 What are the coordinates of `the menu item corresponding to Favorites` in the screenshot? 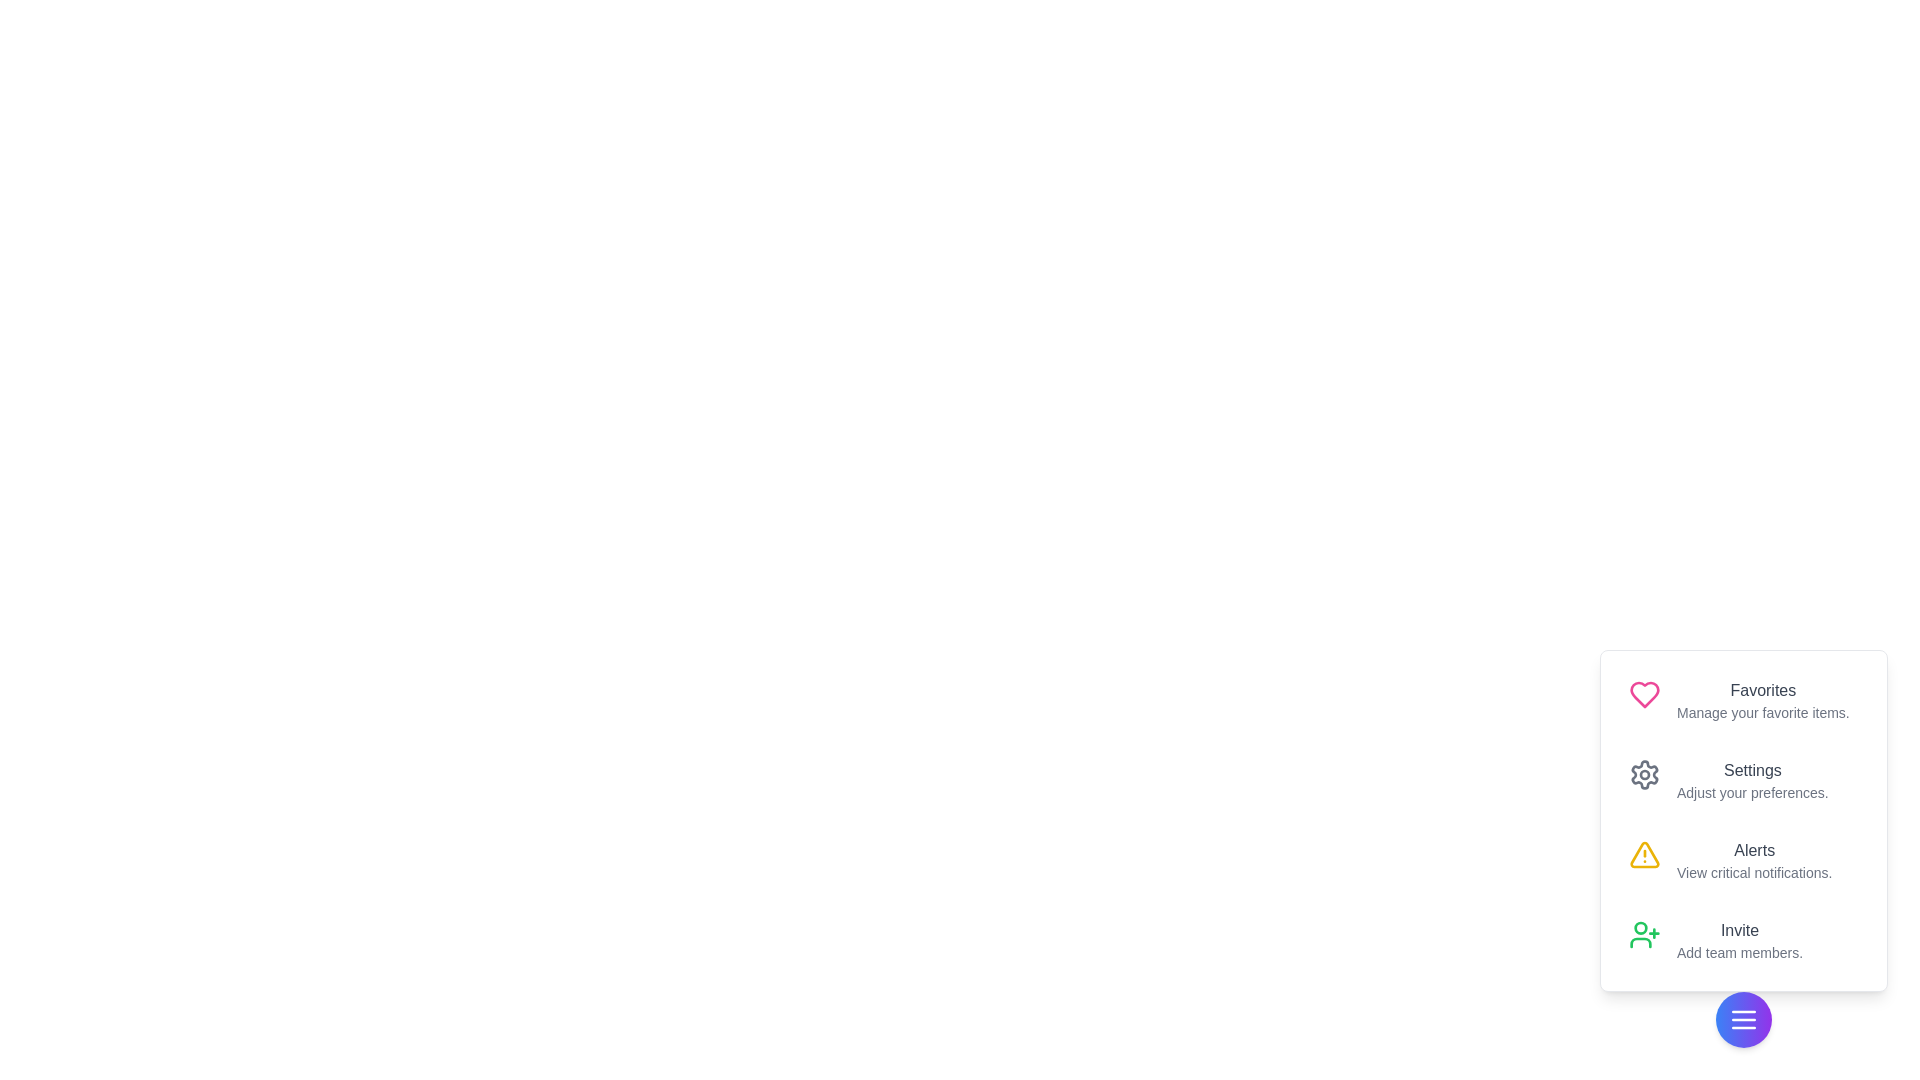 It's located at (1742, 700).